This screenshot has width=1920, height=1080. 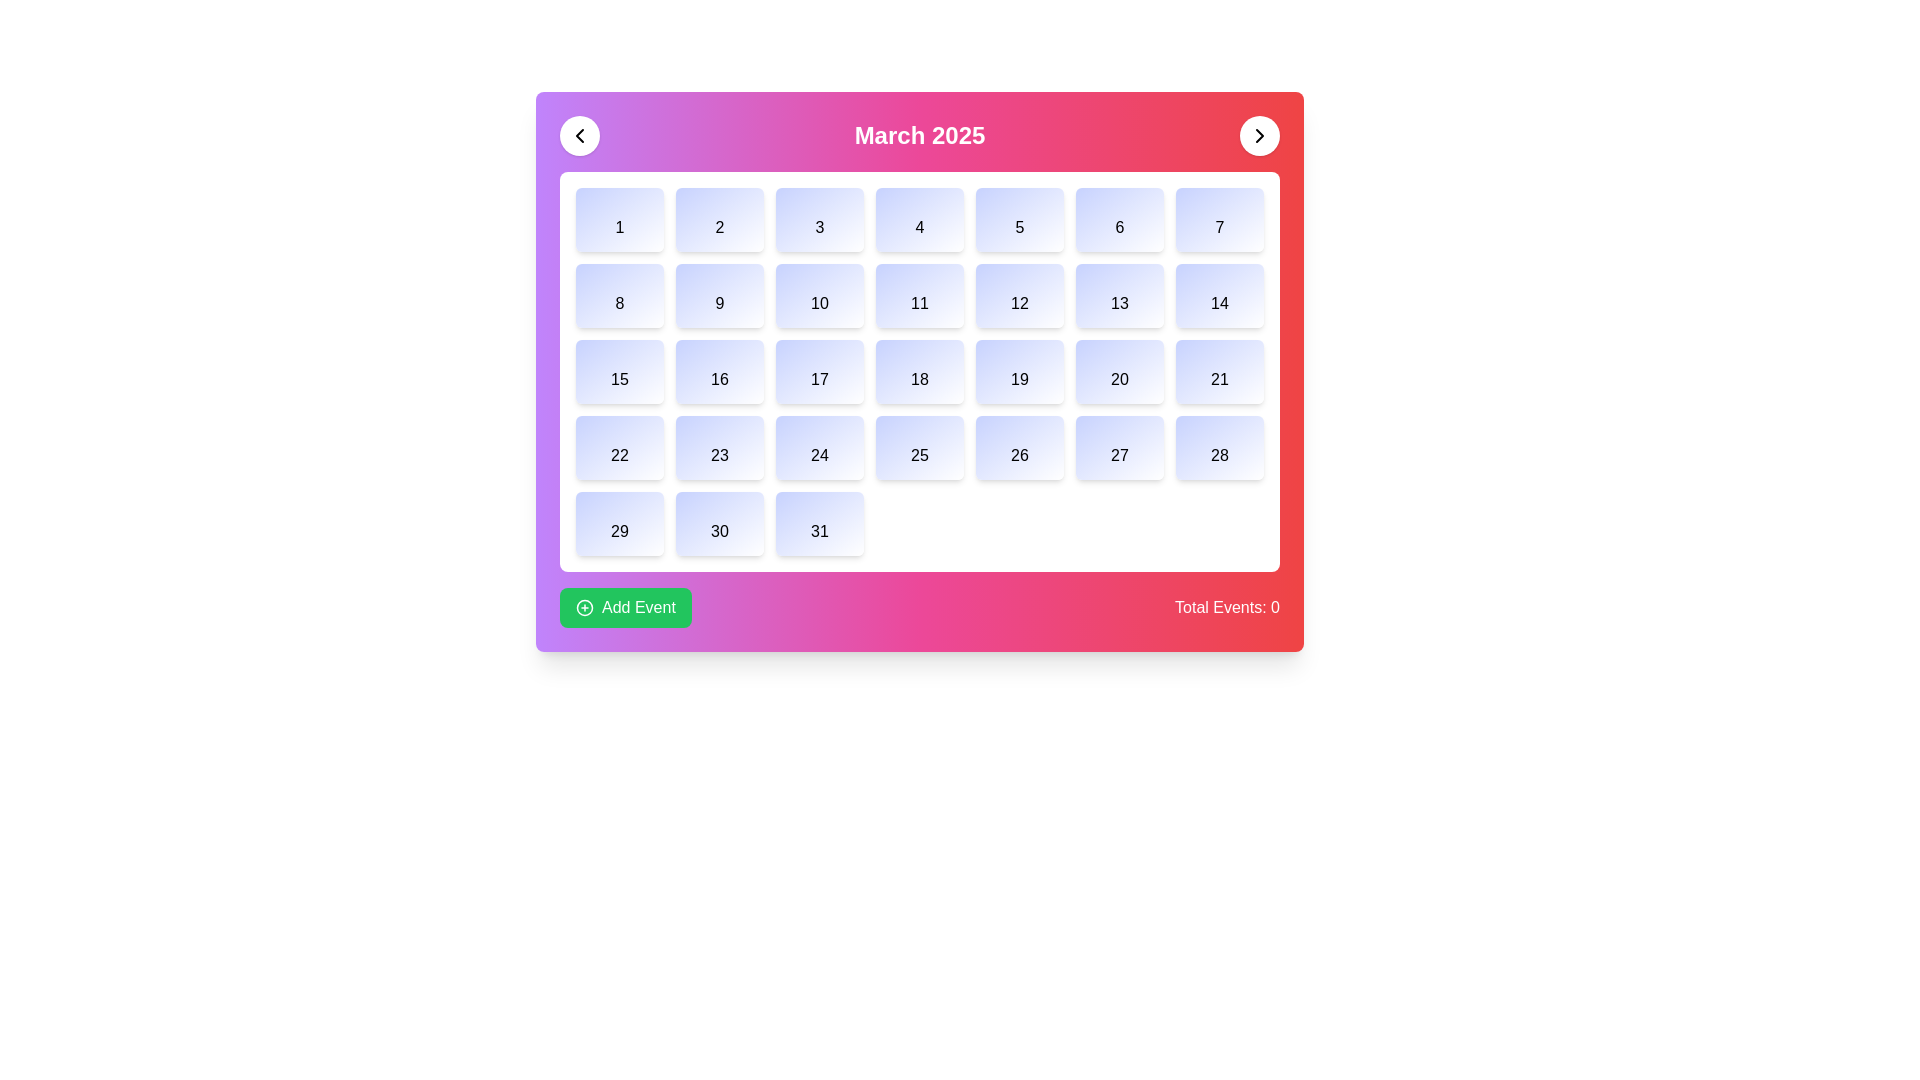 What do you see at coordinates (1118, 296) in the screenshot?
I see `the text label displaying the number '13' in the second row, seventh column of a calendar-style grid layout` at bounding box center [1118, 296].